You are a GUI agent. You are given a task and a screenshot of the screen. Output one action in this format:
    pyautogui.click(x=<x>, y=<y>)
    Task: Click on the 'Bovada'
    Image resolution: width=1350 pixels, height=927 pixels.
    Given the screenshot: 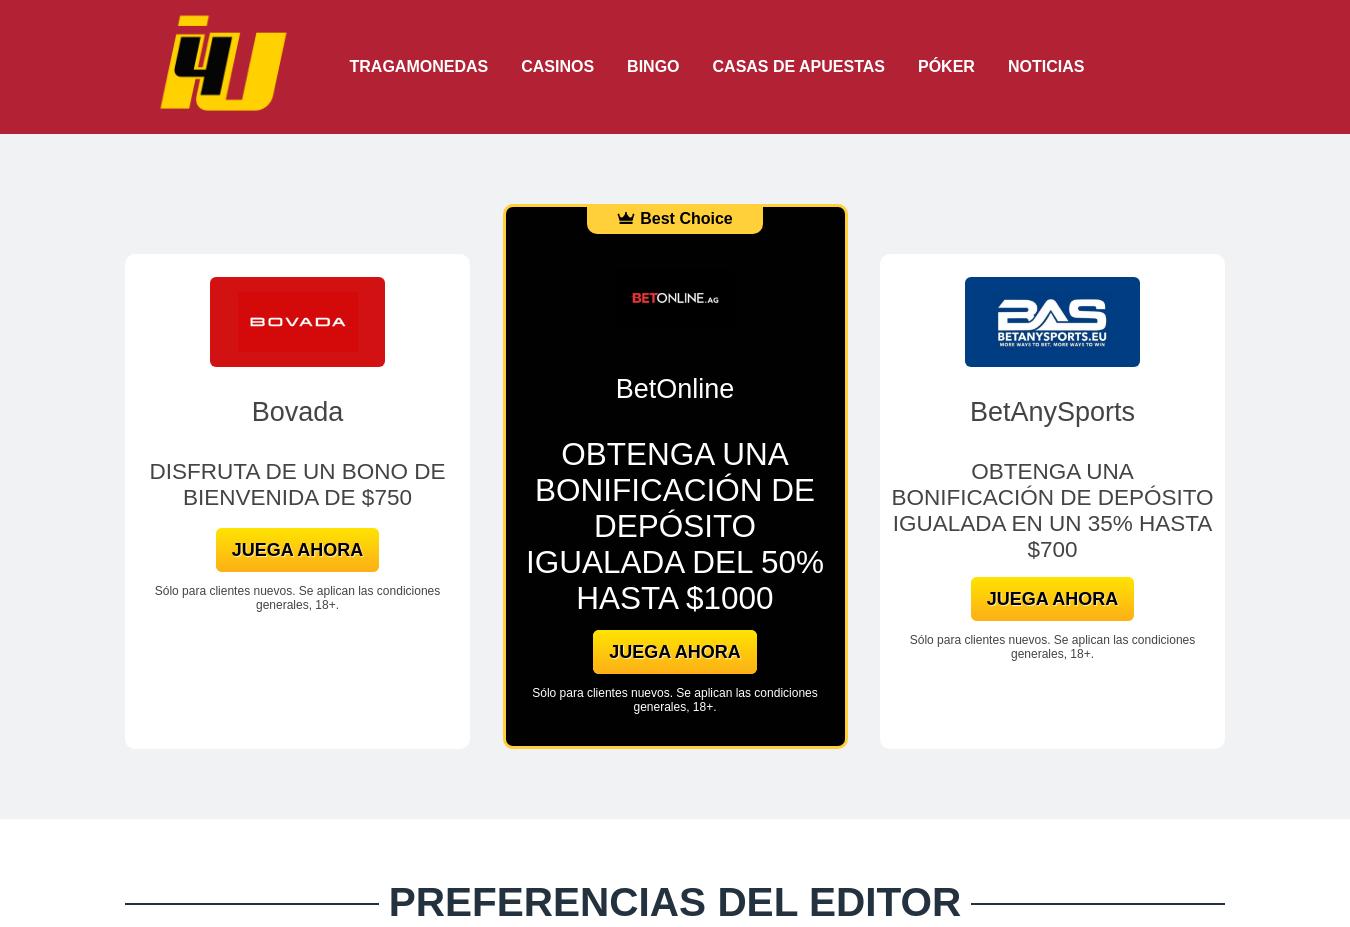 What is the action you would take?
    pyautogui.click(x=296, y=410)
    